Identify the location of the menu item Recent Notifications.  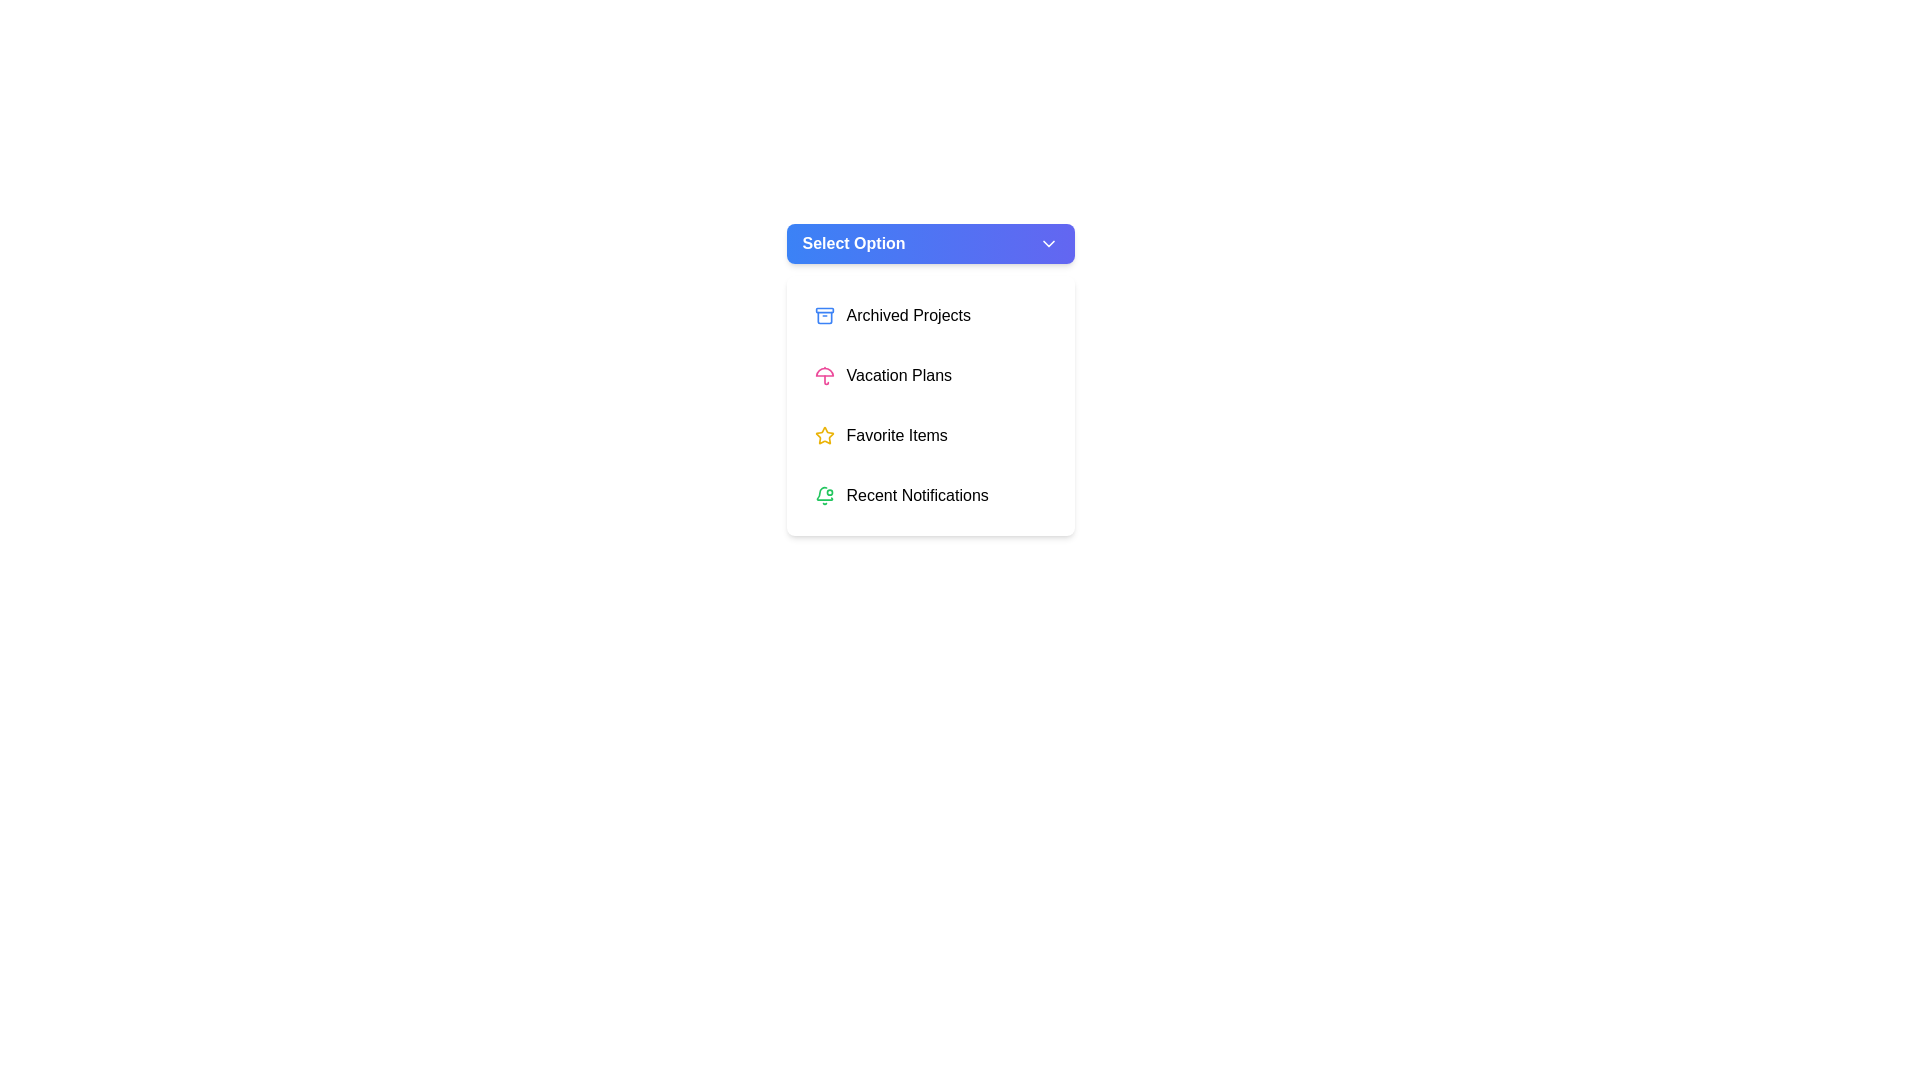
(929, 495).